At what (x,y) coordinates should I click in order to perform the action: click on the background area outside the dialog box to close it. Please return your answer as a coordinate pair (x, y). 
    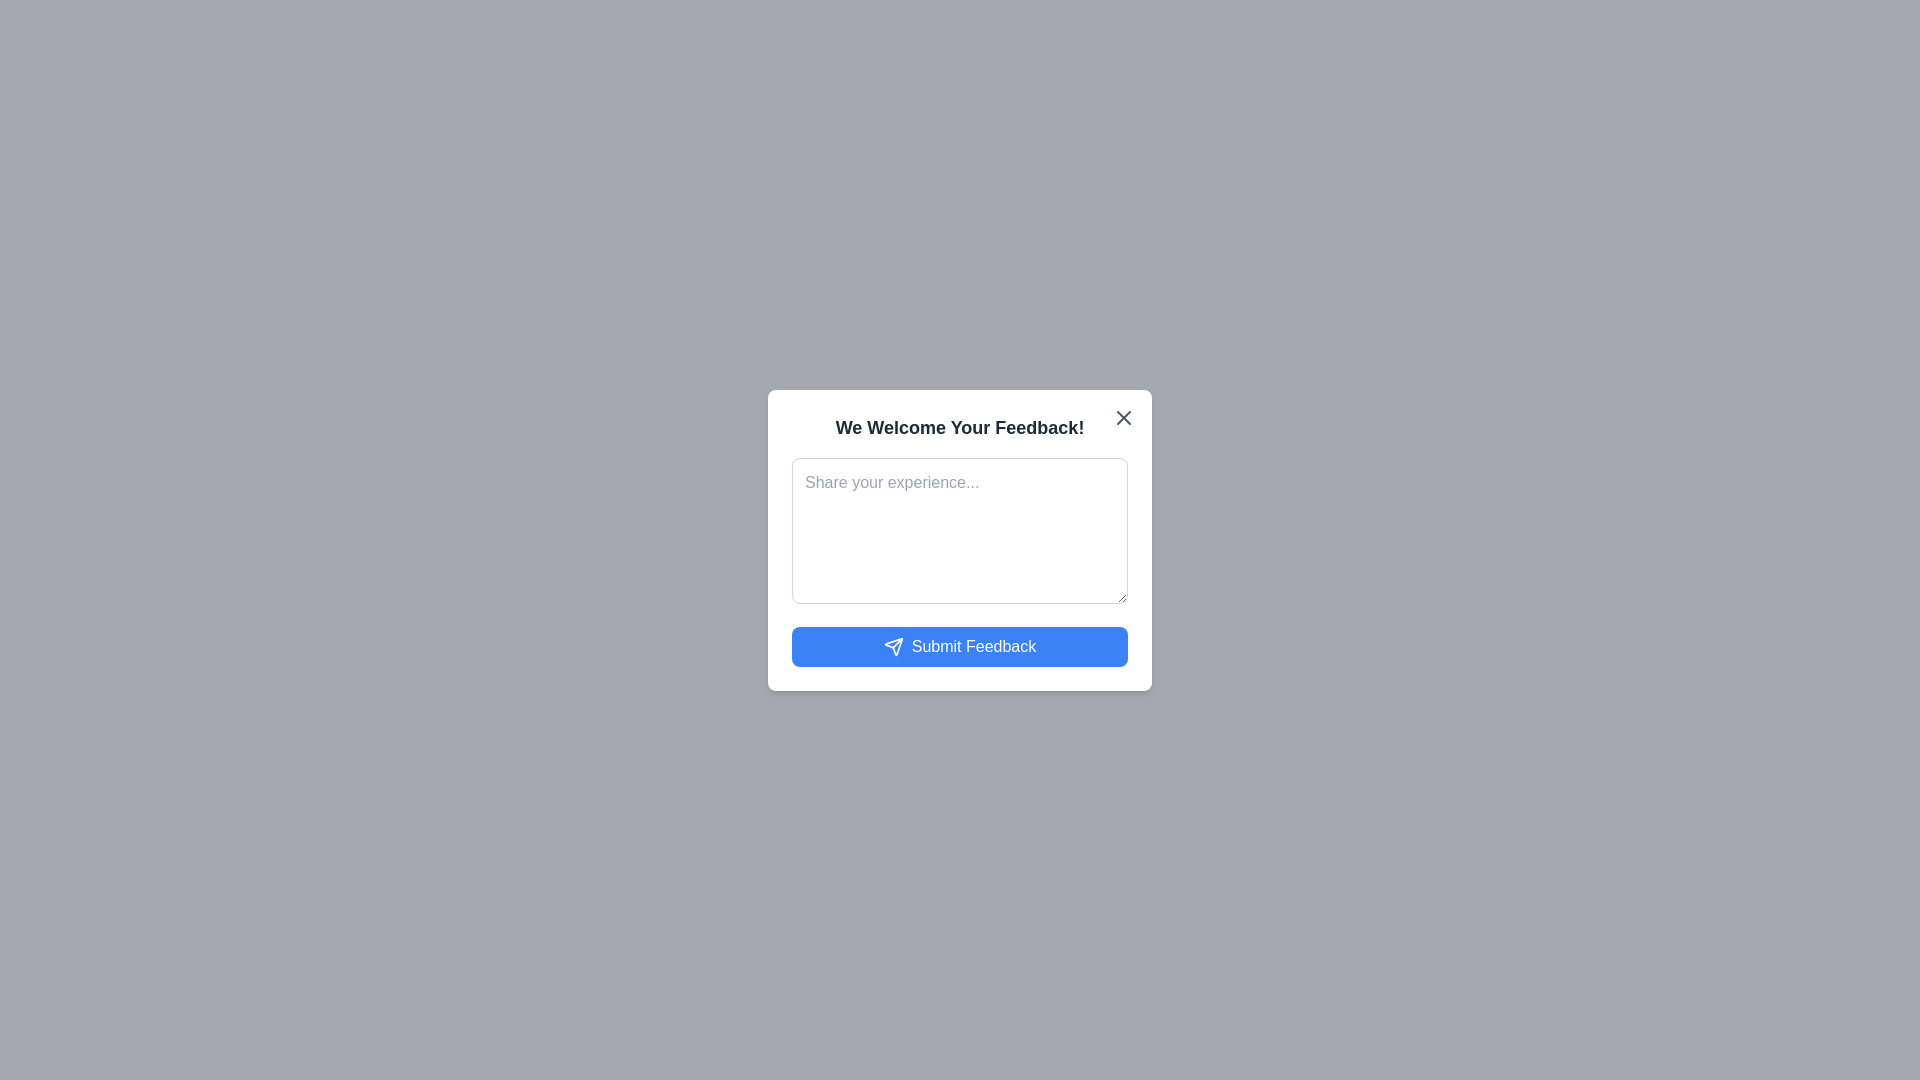
    Looking at the image, I should click on (99, 100).